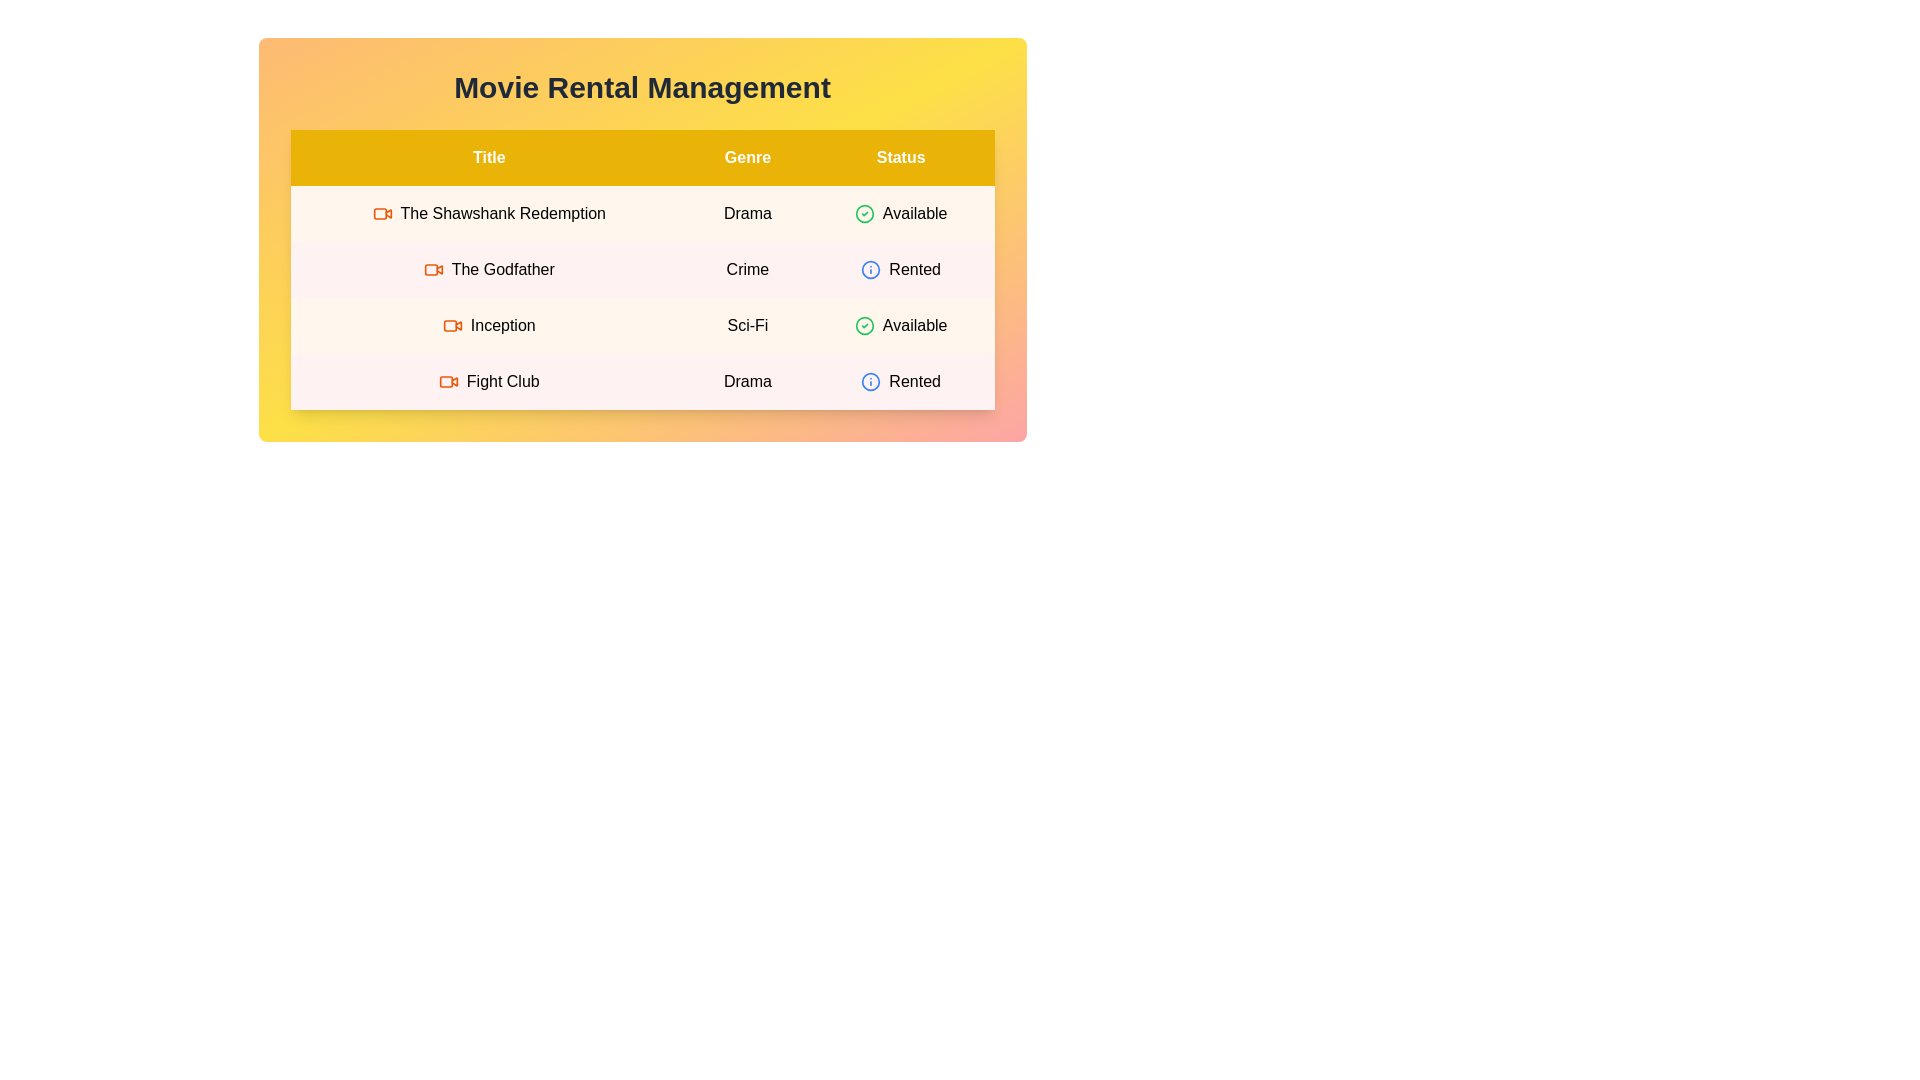  I want to click on the status icon for the movie 'The Godfather' to view its rental status details, so click(871, 270).